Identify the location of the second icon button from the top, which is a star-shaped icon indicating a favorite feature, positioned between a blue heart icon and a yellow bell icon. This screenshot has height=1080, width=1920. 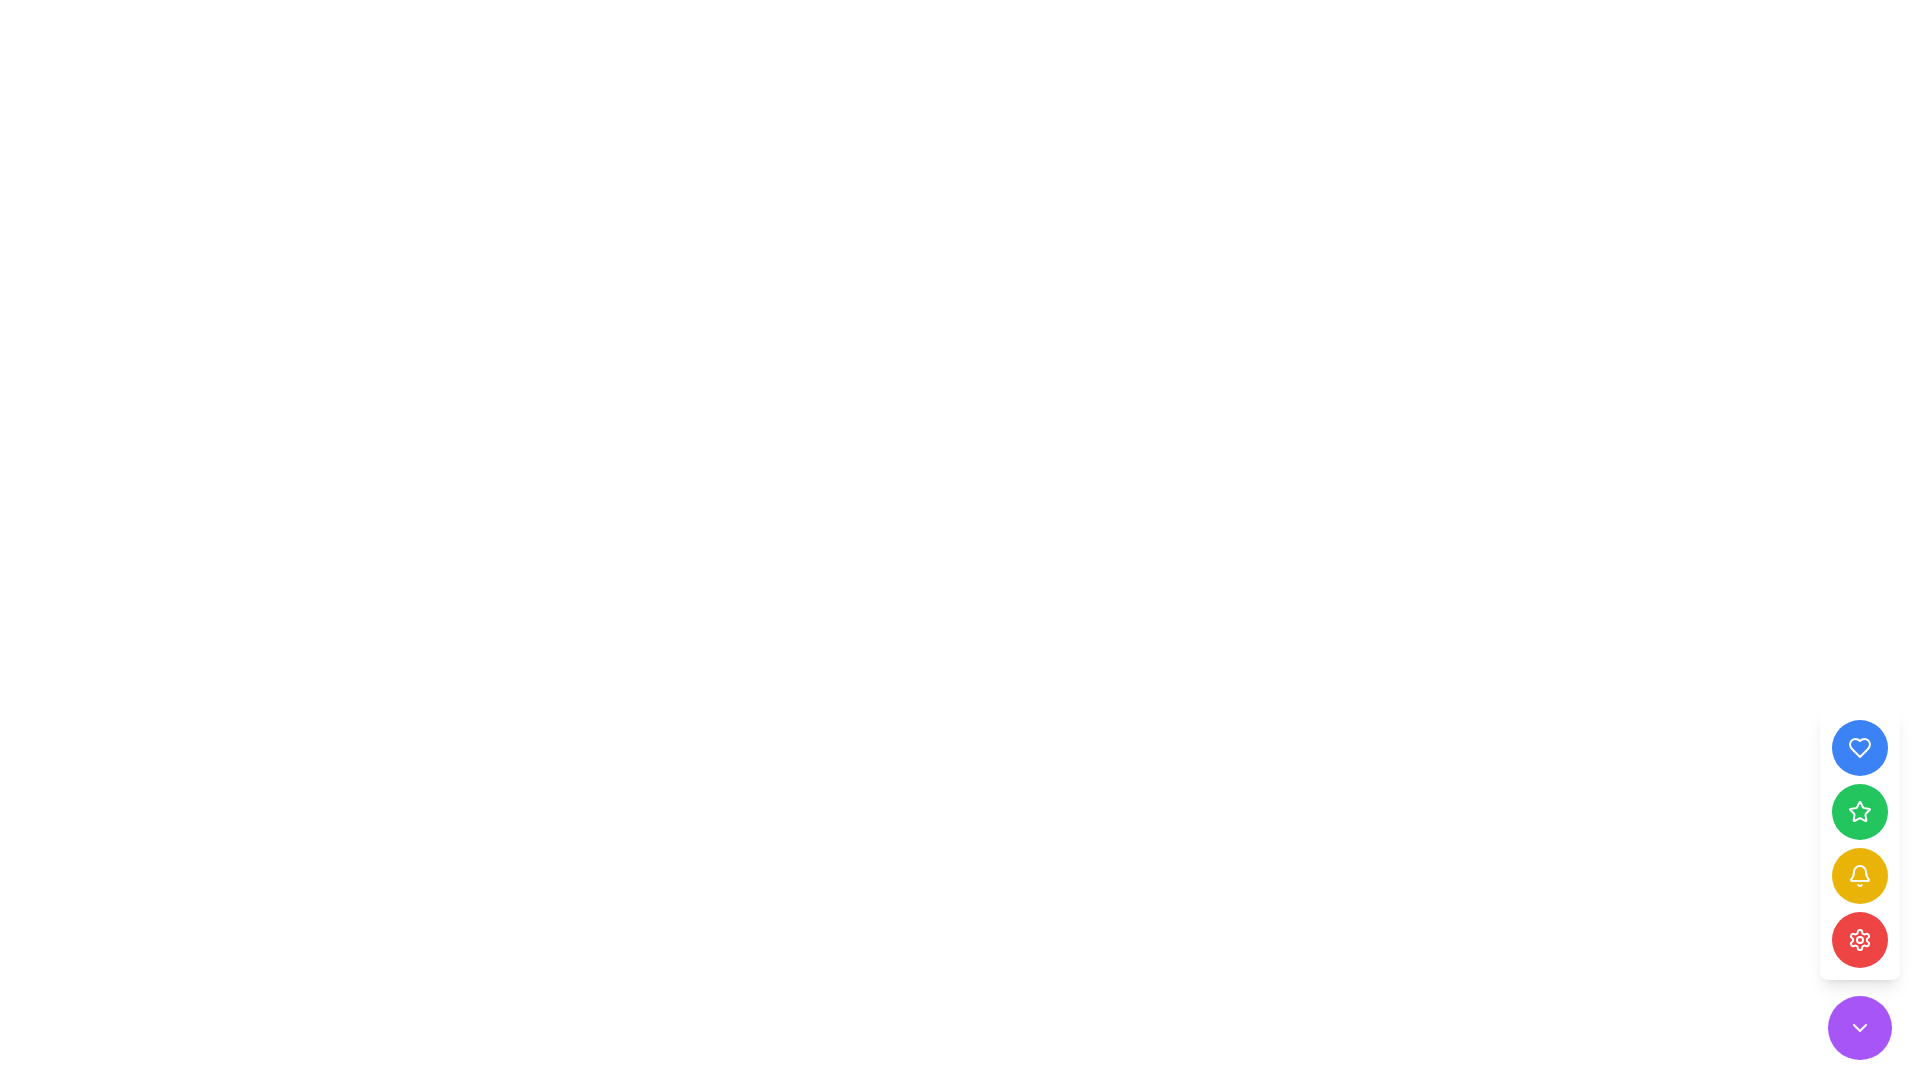
(1859, 812).